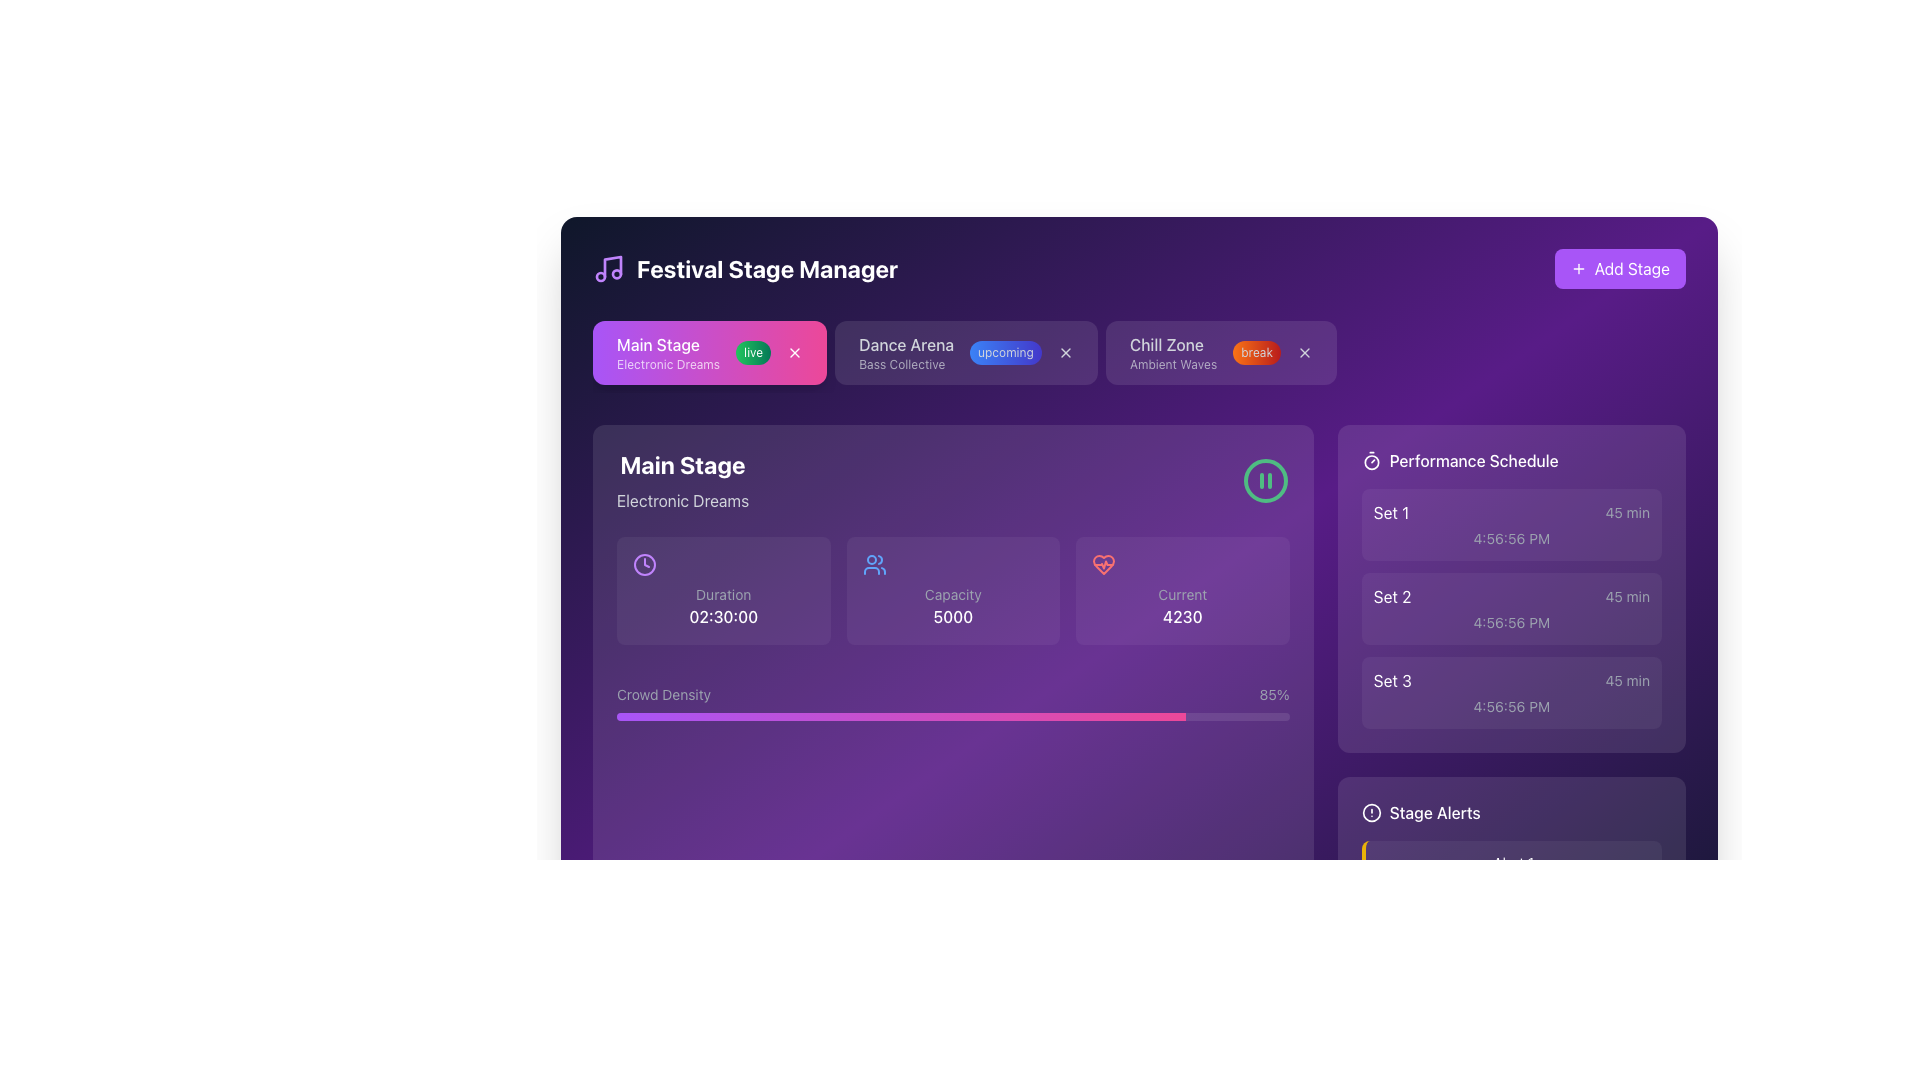 The height and width of the screenshot is (1080, 1920). I want to click on the control button located on the right side of the 'Main Stage' and 'Electronic Dreams' texts, so click(1264, 481).